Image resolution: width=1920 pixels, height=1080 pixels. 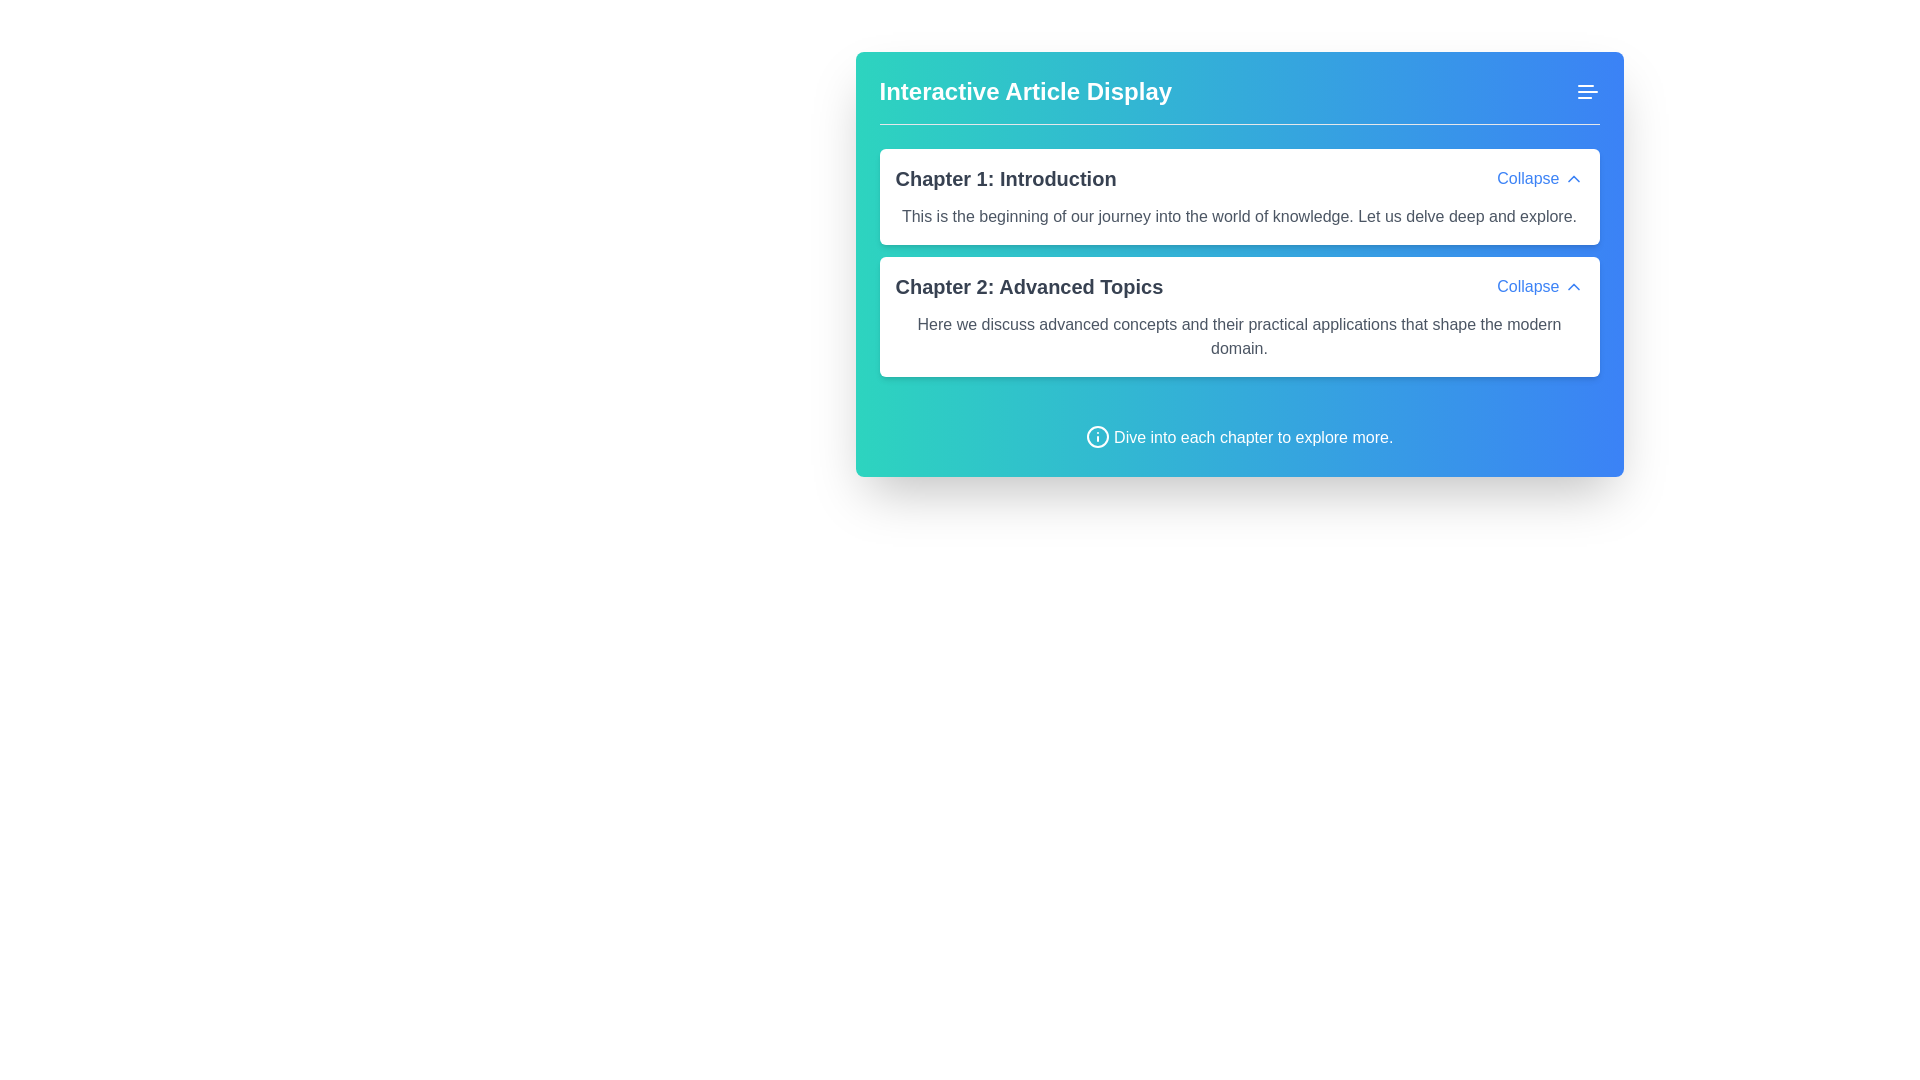 What do you see at coordinates (1539, 177) in the screenshot?
I see `the button with an integrated icon located at the upper-right corner of the 'Chapter 1: Introduction' section` at bounding box center [1539, 177].